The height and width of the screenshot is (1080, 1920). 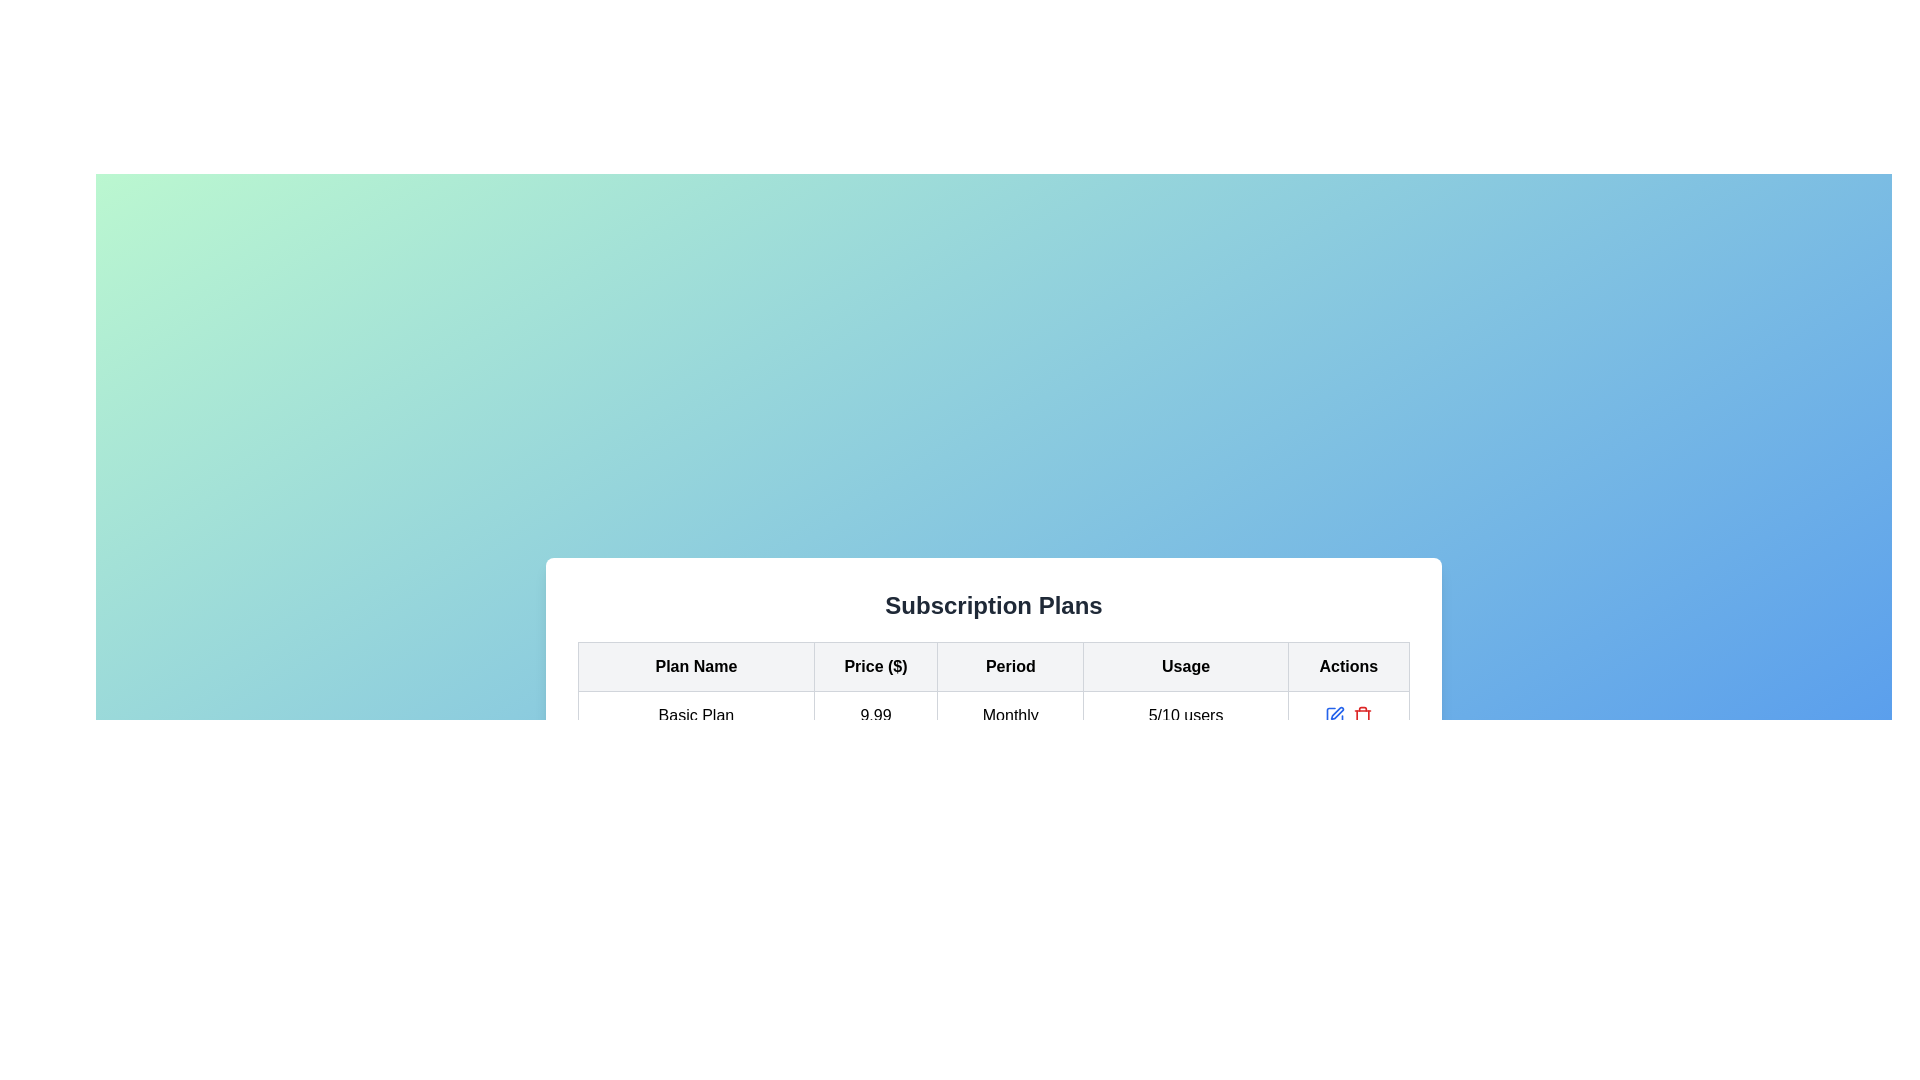 What do you see at coordinates (993, 740) in the screenshot?
I see `text content of the subscription plans table, which includes rows for Basic, Pro, and Enterprise plans, along with their pricing and usage limits` at bounding box center [993, 740].